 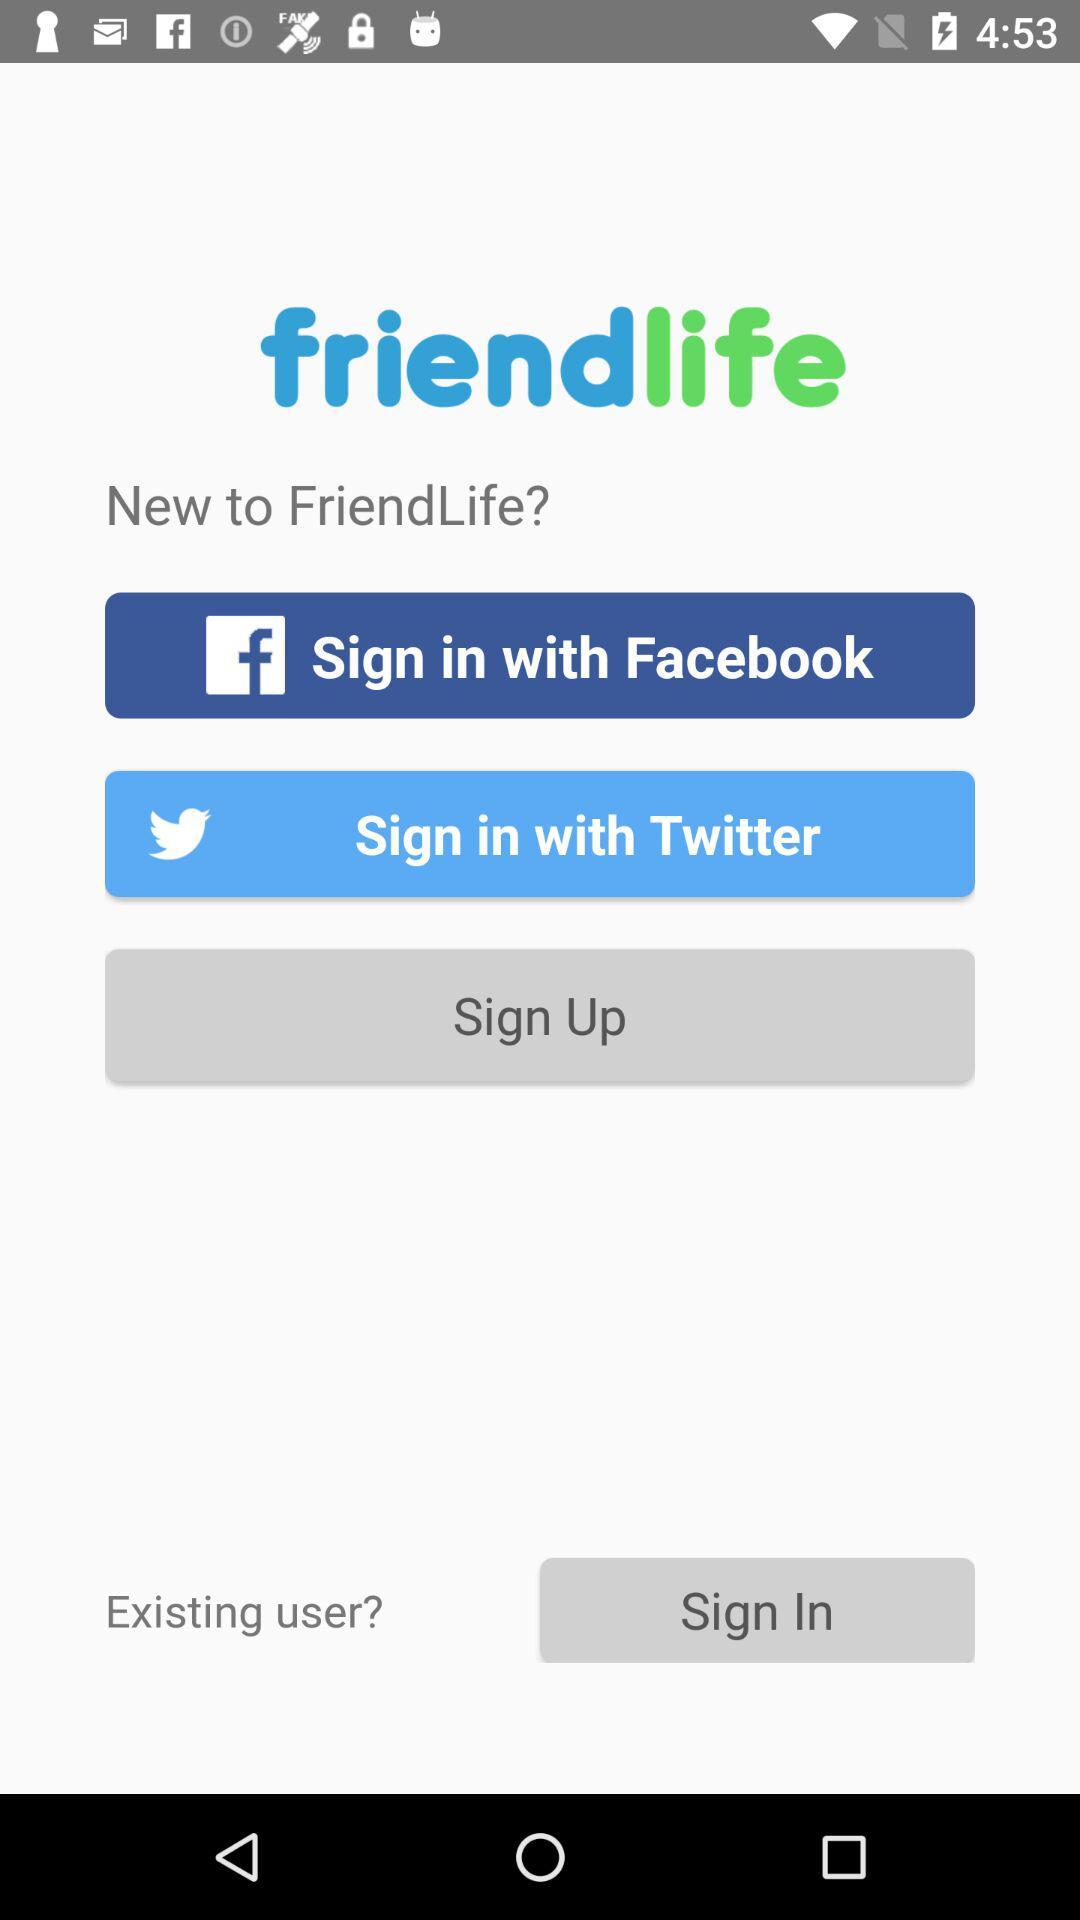 I want to click on the item to the left of sign in item, so click(x=321, y=1609).